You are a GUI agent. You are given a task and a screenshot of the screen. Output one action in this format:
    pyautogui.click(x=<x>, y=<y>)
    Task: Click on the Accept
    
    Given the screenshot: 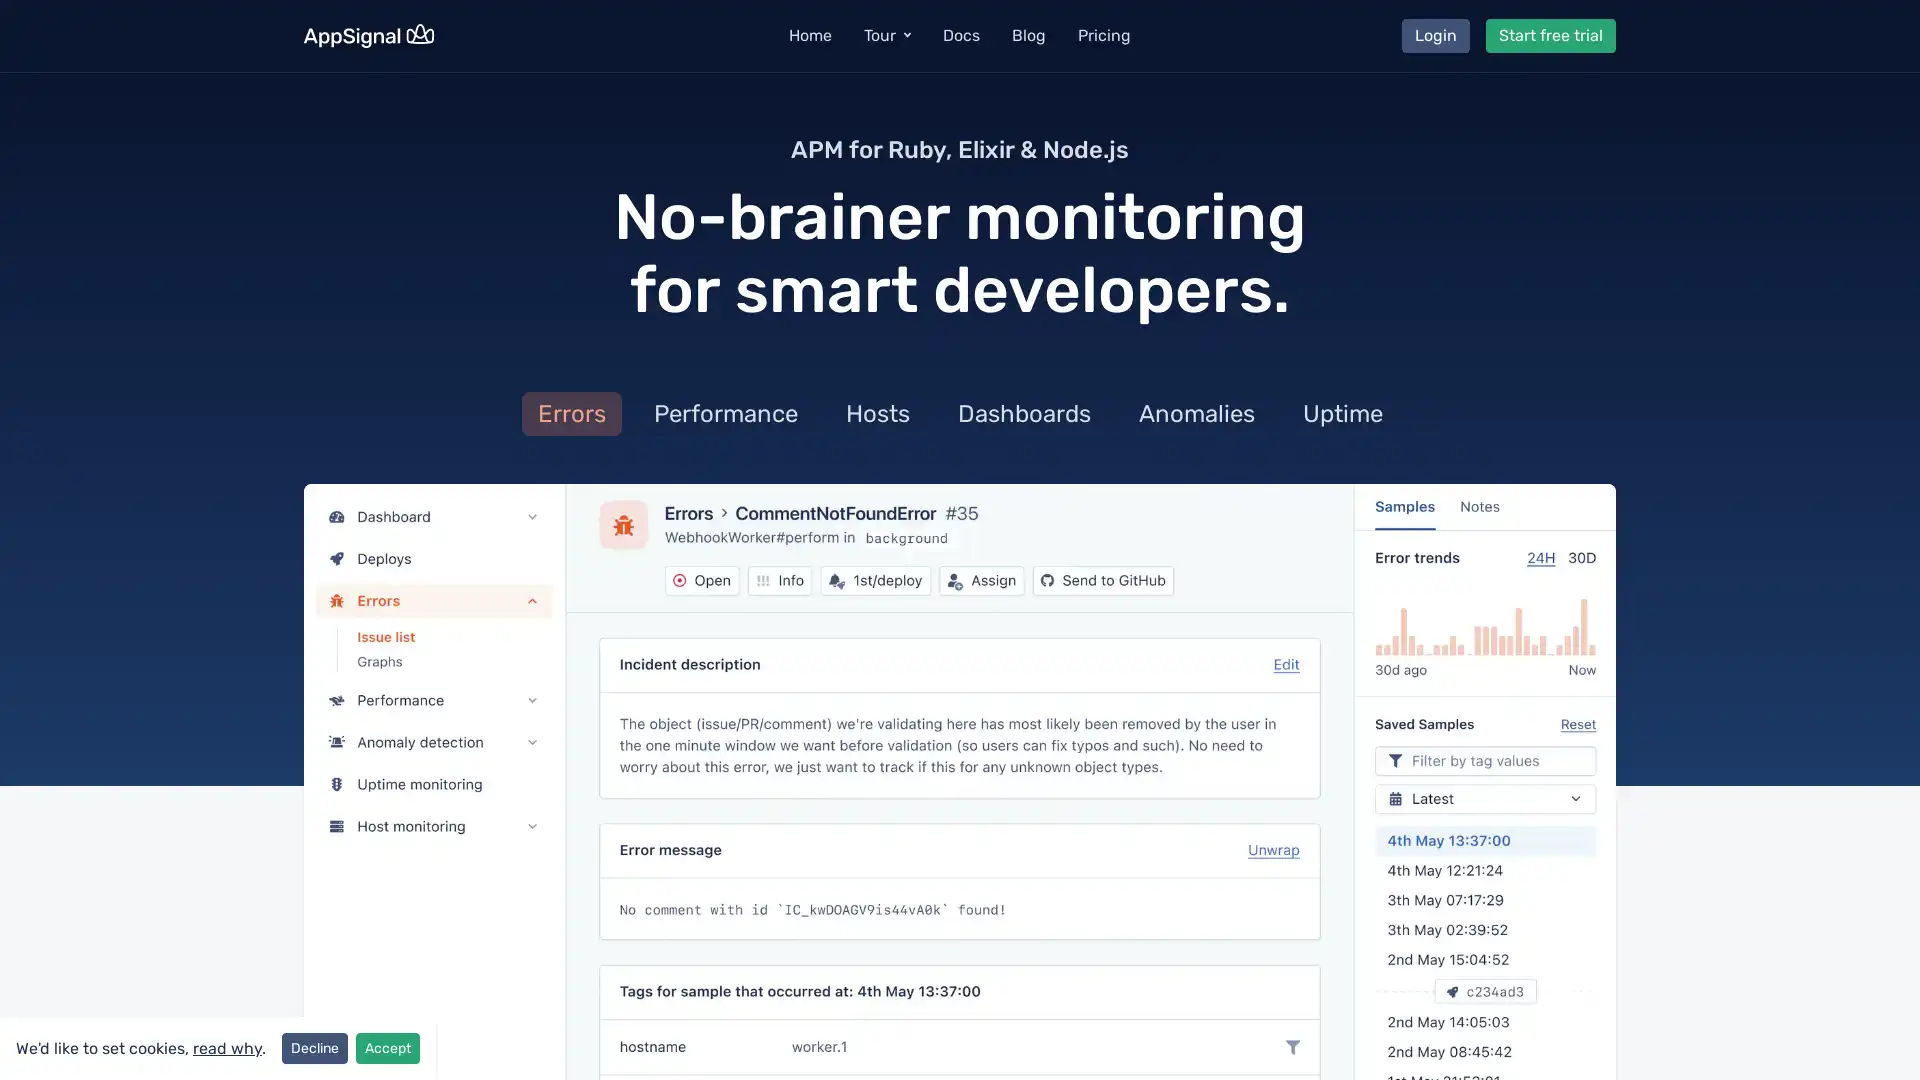 What is the action you would take?
    pyautogui.click(x=388, y=1047)
    